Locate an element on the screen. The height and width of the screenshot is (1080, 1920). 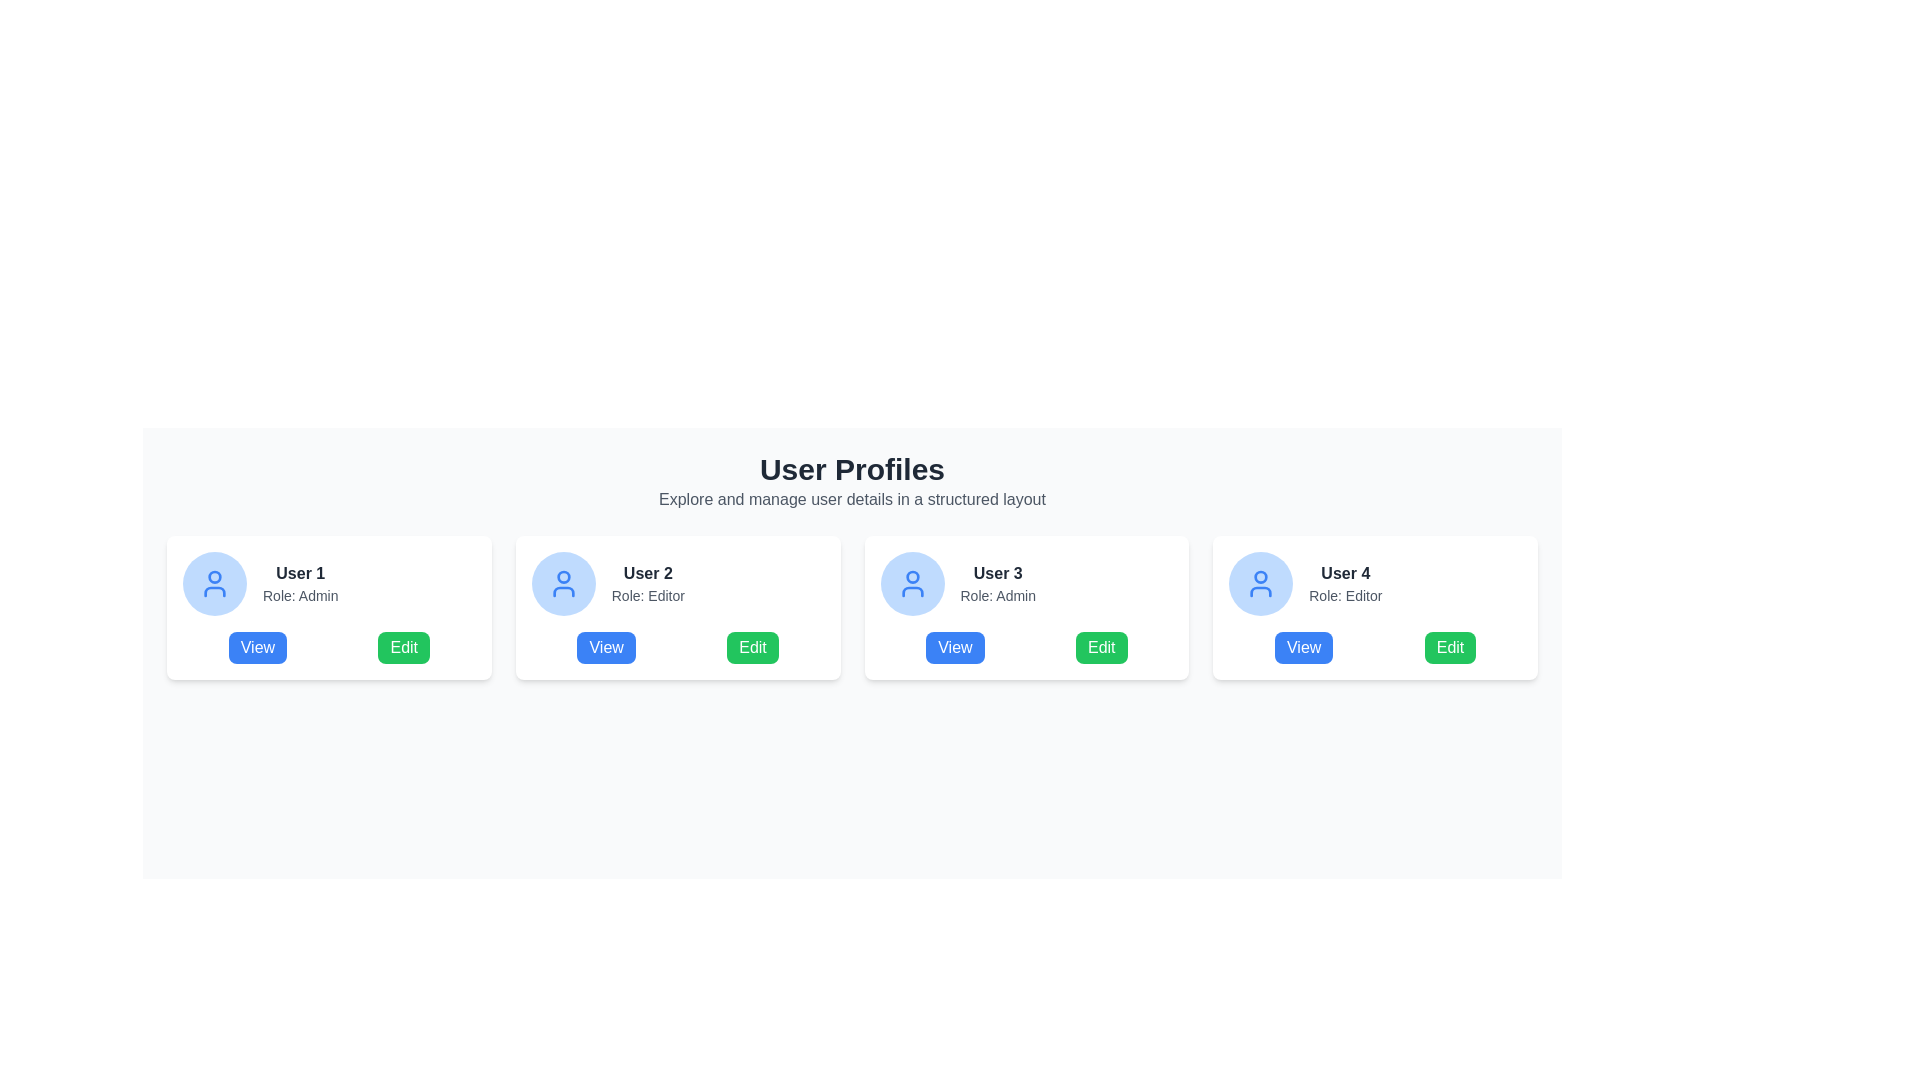
the first button in the second user profile card to trigger the hover effect is located at coordinates (605, 648).